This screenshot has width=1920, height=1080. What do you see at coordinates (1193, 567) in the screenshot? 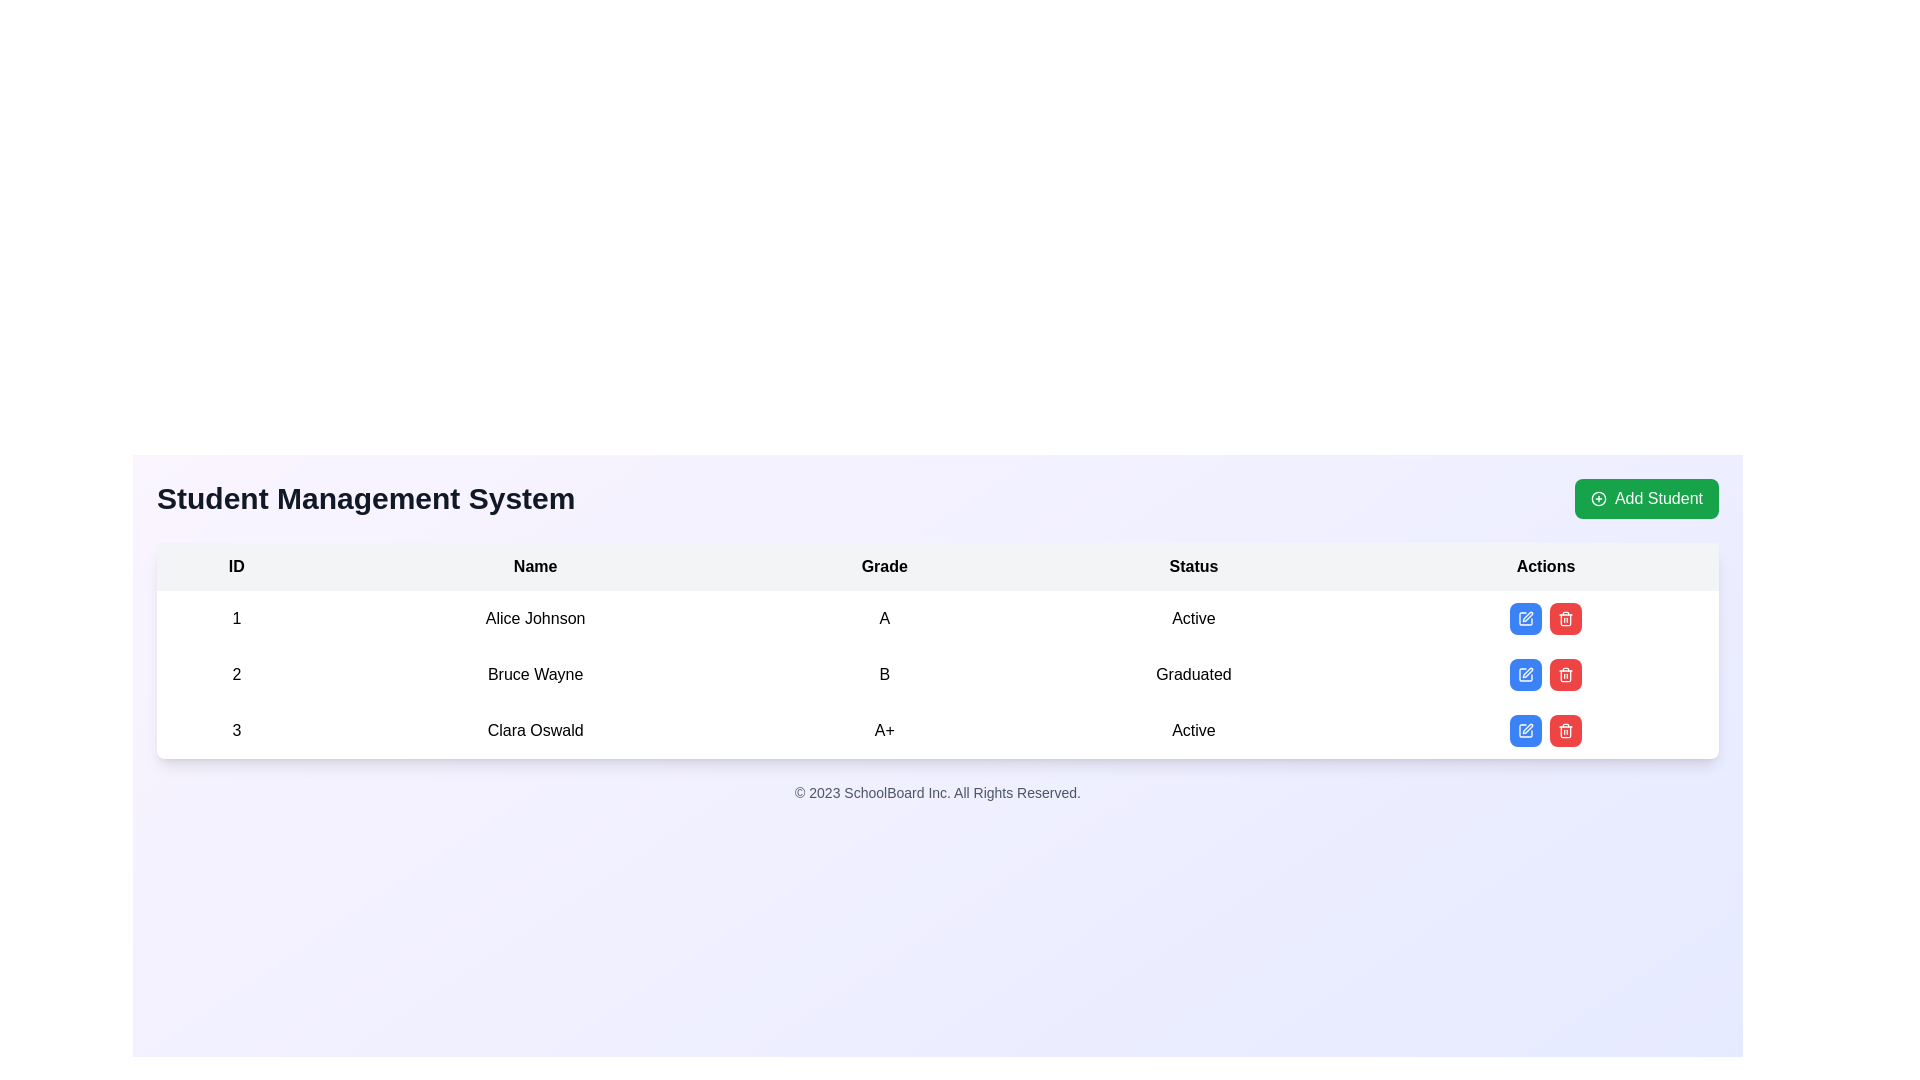
I see `text label titled 'Status' which is the fourth column header in the dataset table` at bounding box center [1193, 567].